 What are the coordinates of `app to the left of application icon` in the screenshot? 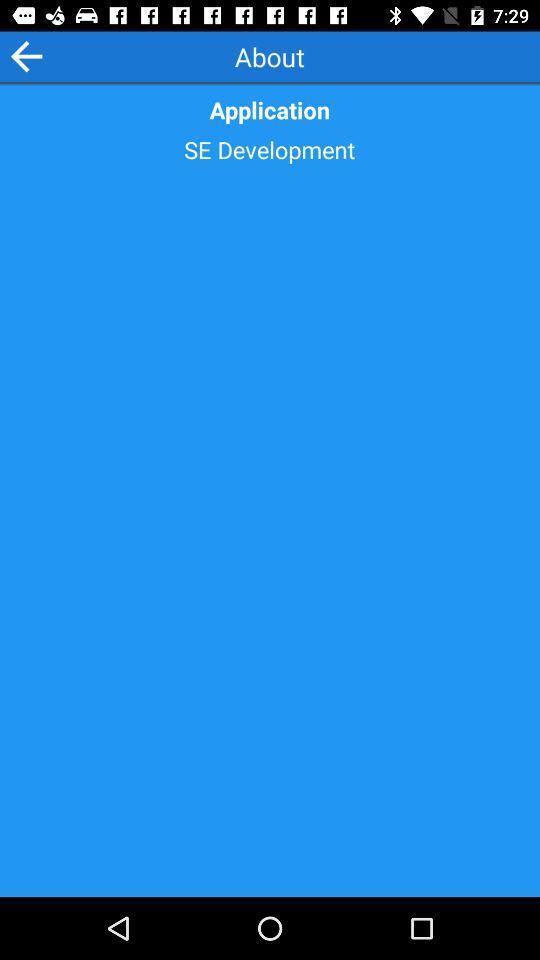 It's located at (25, 55).